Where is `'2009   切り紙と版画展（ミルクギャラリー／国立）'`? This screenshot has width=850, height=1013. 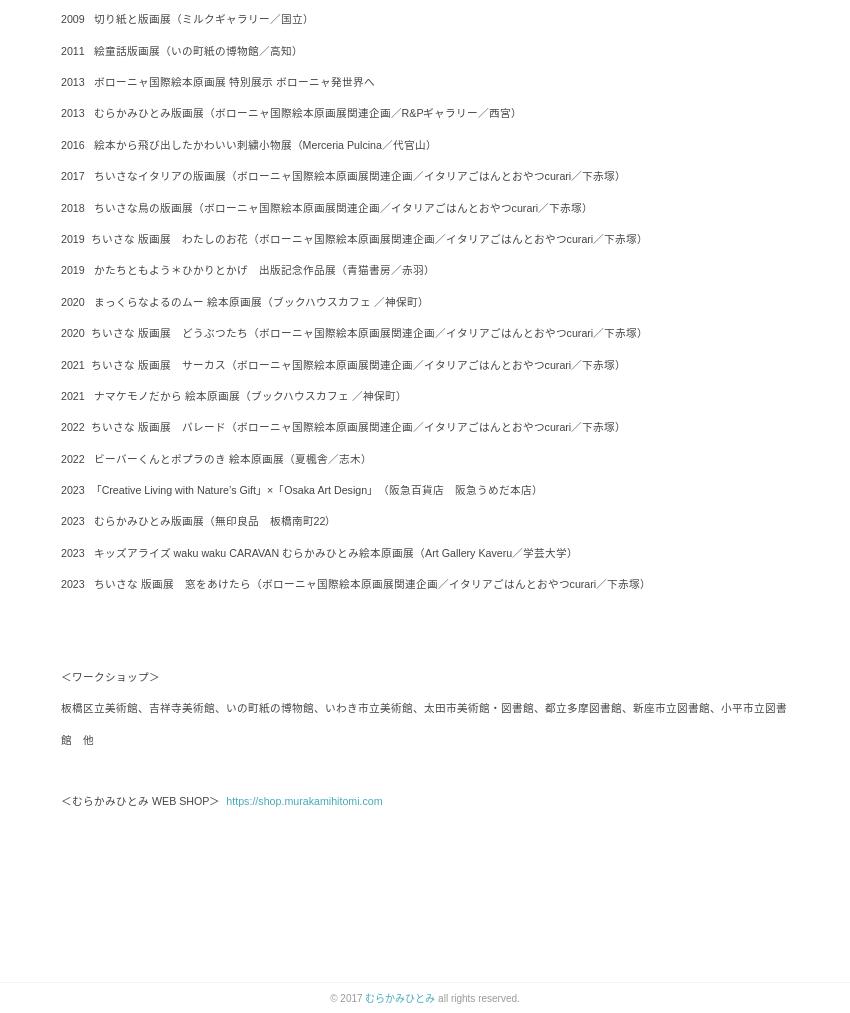 '2009   切り紙と版画展（ミルクギャラリー／国立）' is located at coordinates (186, 18).